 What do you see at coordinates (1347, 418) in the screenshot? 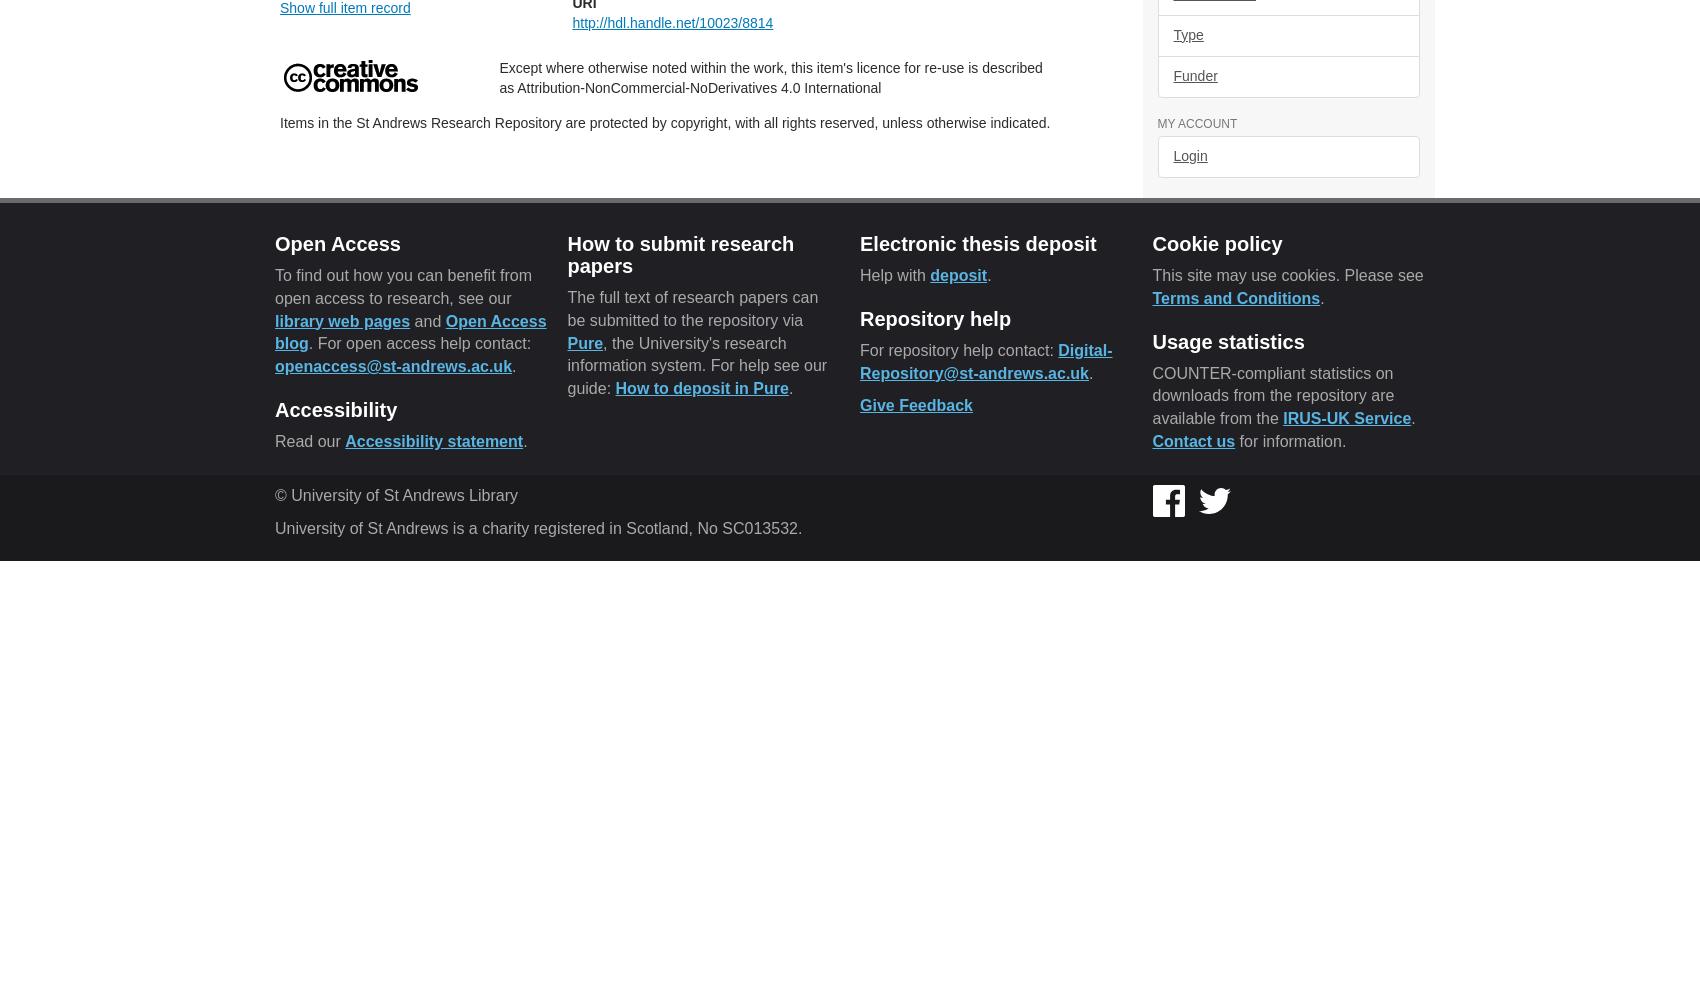
I see `'IRUS-UK Service'` at bounding box center [1347, 418].